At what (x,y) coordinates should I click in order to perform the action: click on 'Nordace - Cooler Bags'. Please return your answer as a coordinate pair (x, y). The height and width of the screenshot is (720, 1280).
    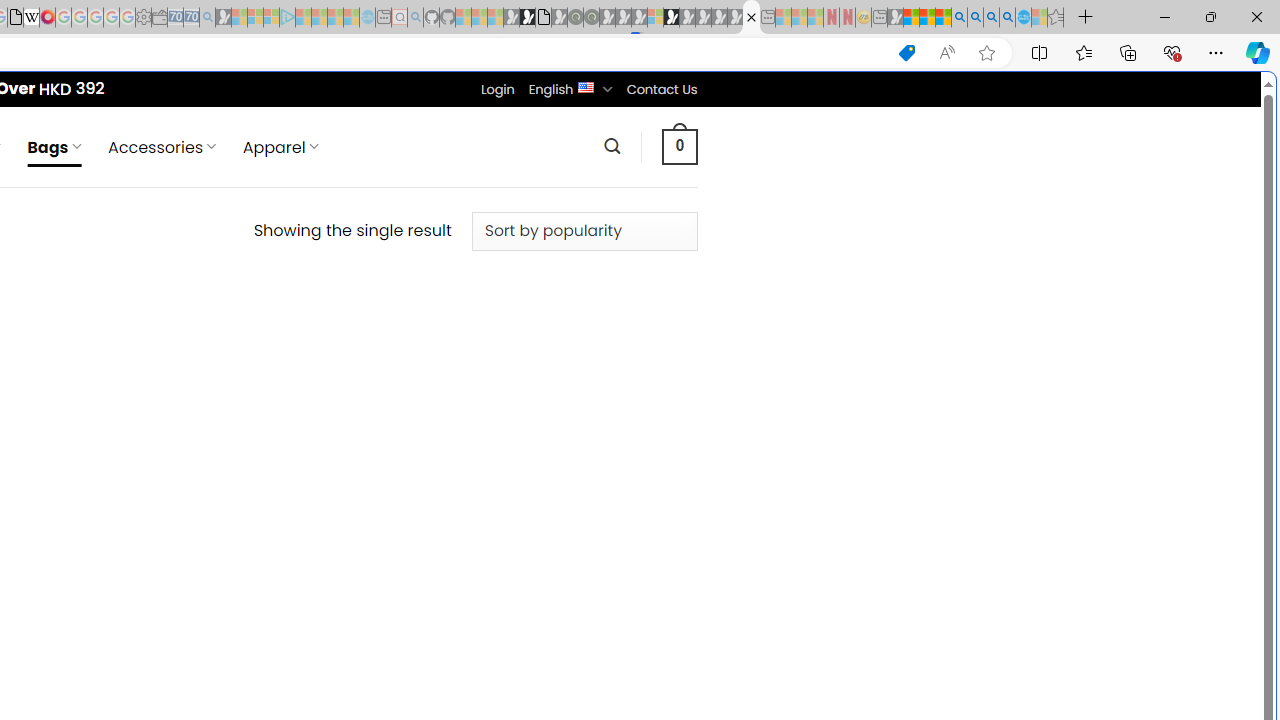
    Looking at the image, I should click on (750, 17).